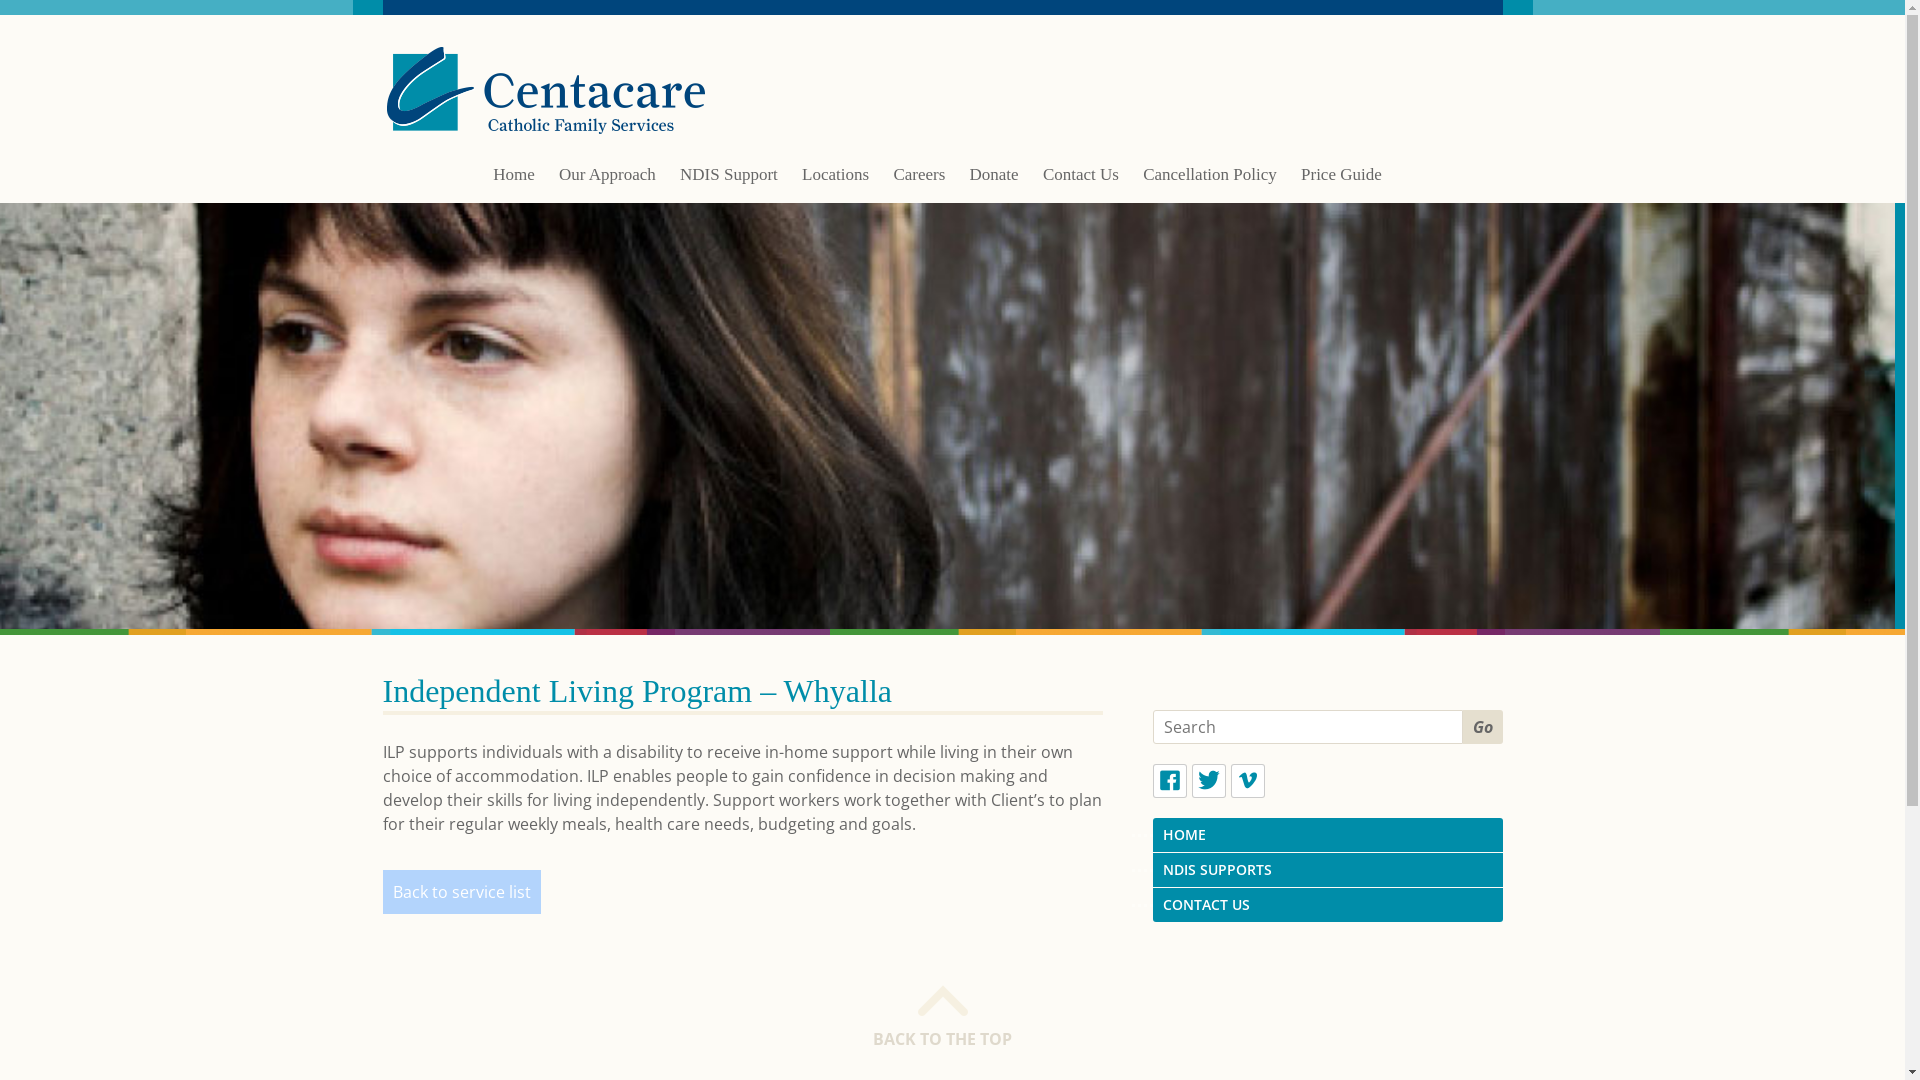 This screenshot has width=1920, height=1080. Describe the element at coordinates (1191, 779) in the screenshot. I see `'Twitter'` at that location.